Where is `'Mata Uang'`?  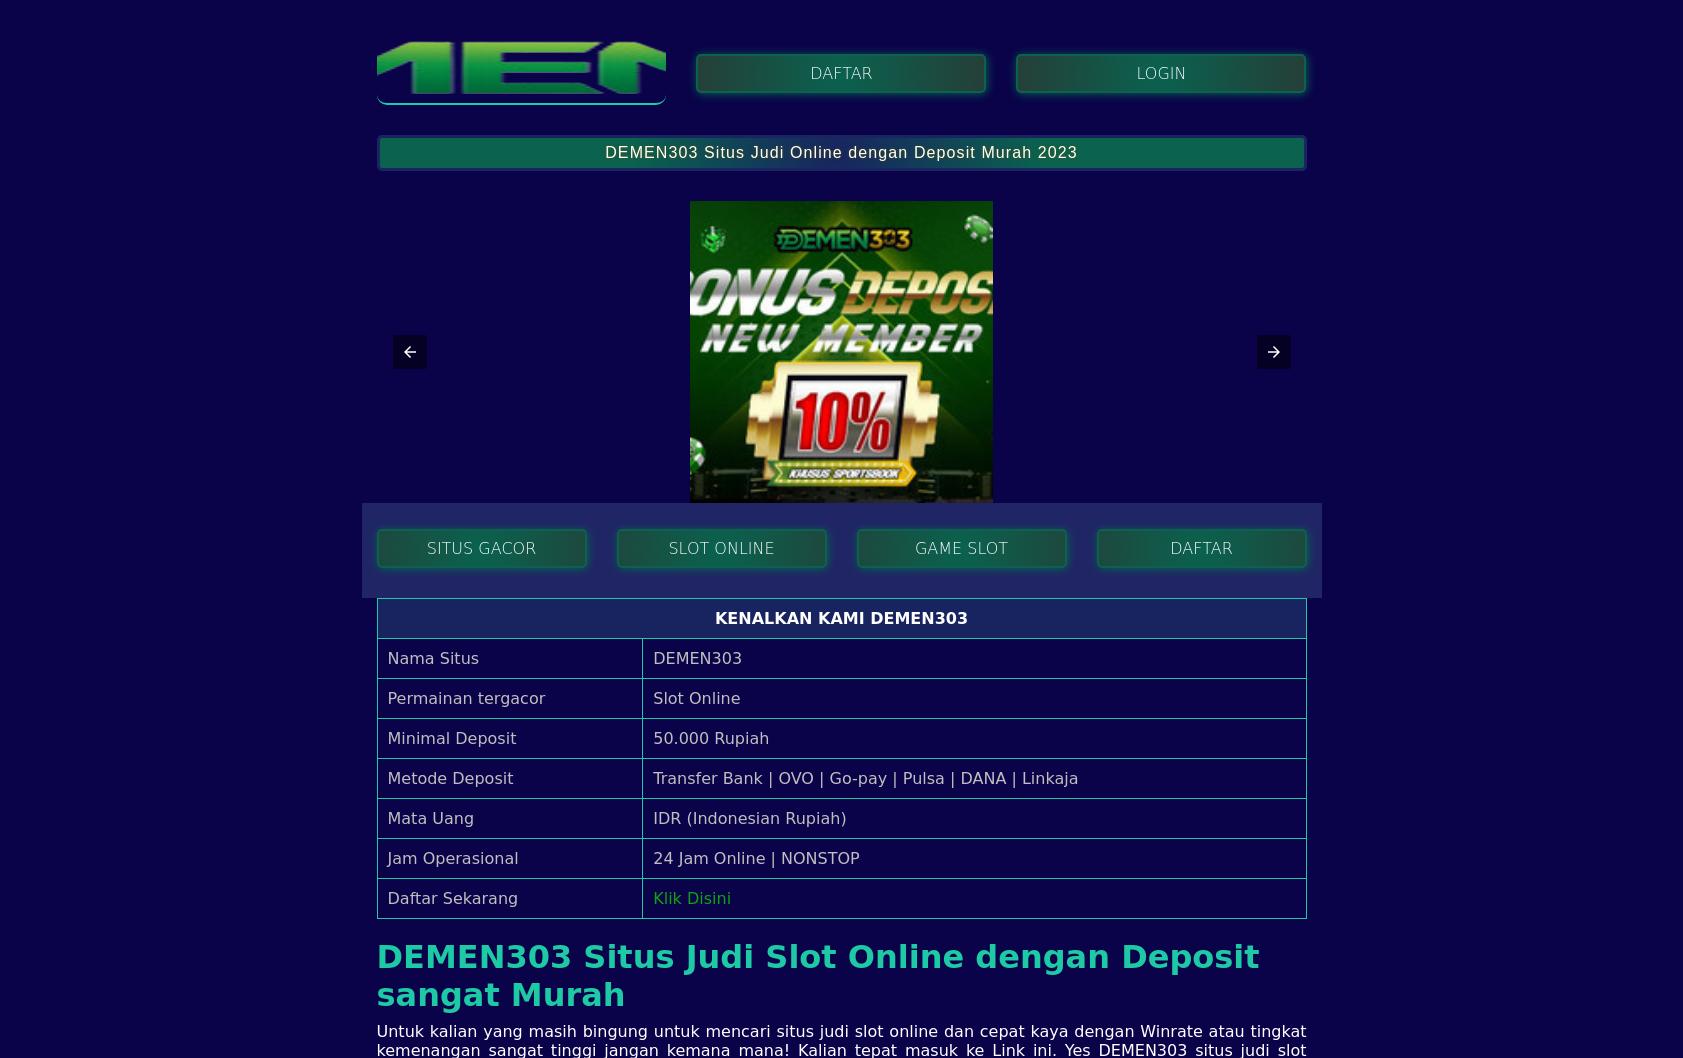 'Mata Uang' is located at coordinates (430, 816).